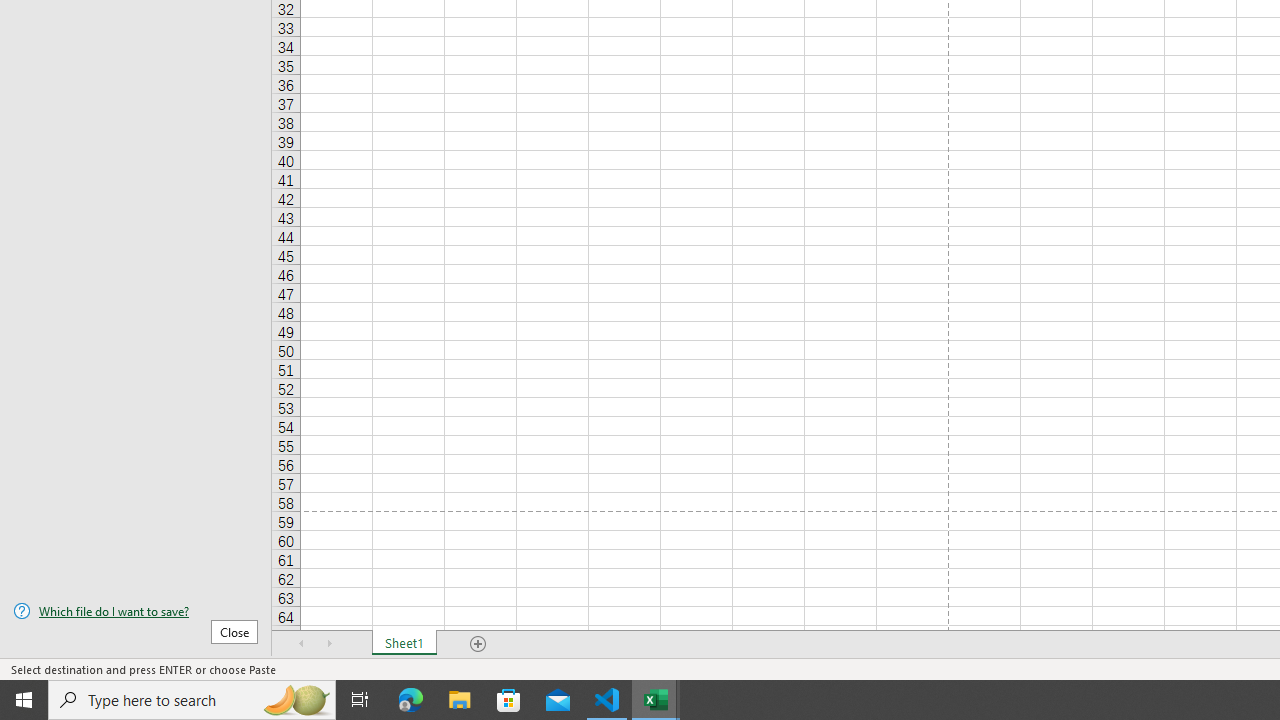  What do you see at coordinates (606, 698) in the screenshot?
I see `'Visual Studio Code - 1 running window'` at bounding box center [606, 698].